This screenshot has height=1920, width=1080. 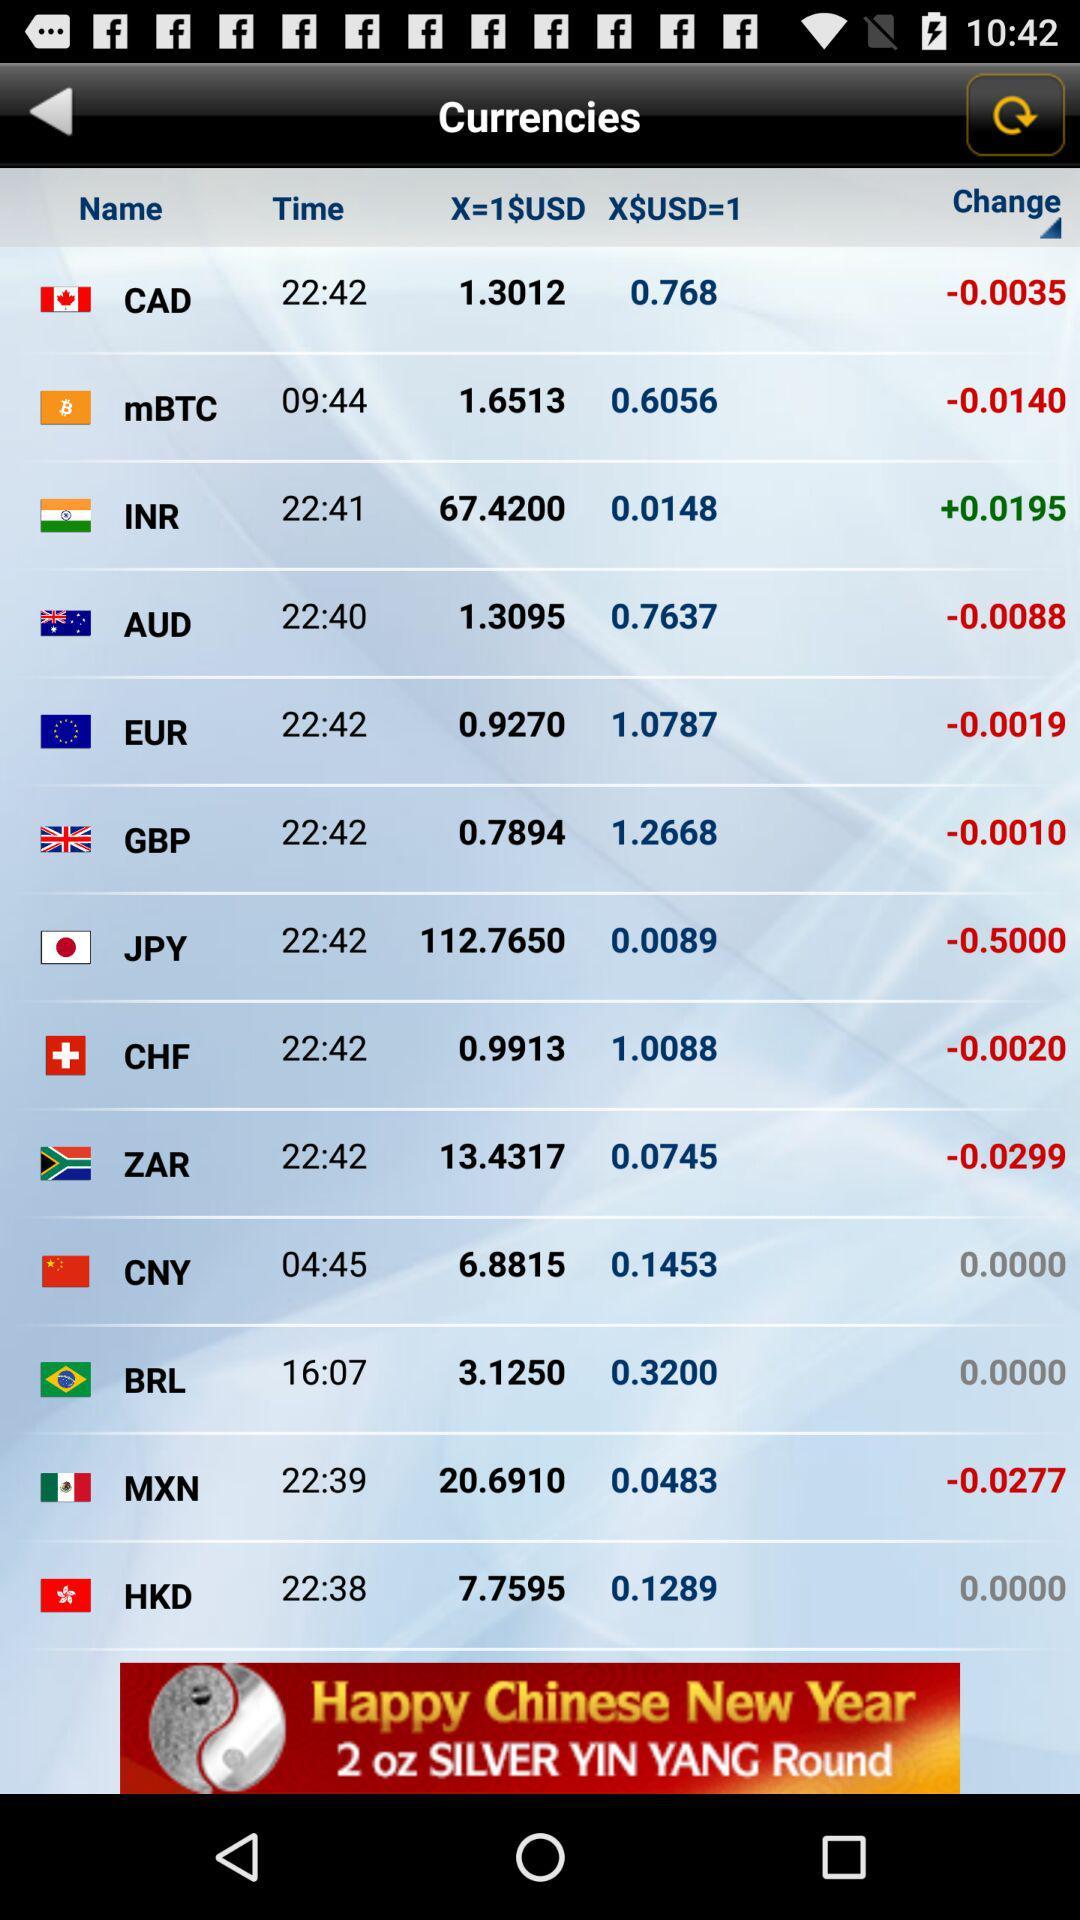 What do you see at coordinates (540, 1727) in the screenshot?
I see `advertisement` at bounding box center [540, 1727].